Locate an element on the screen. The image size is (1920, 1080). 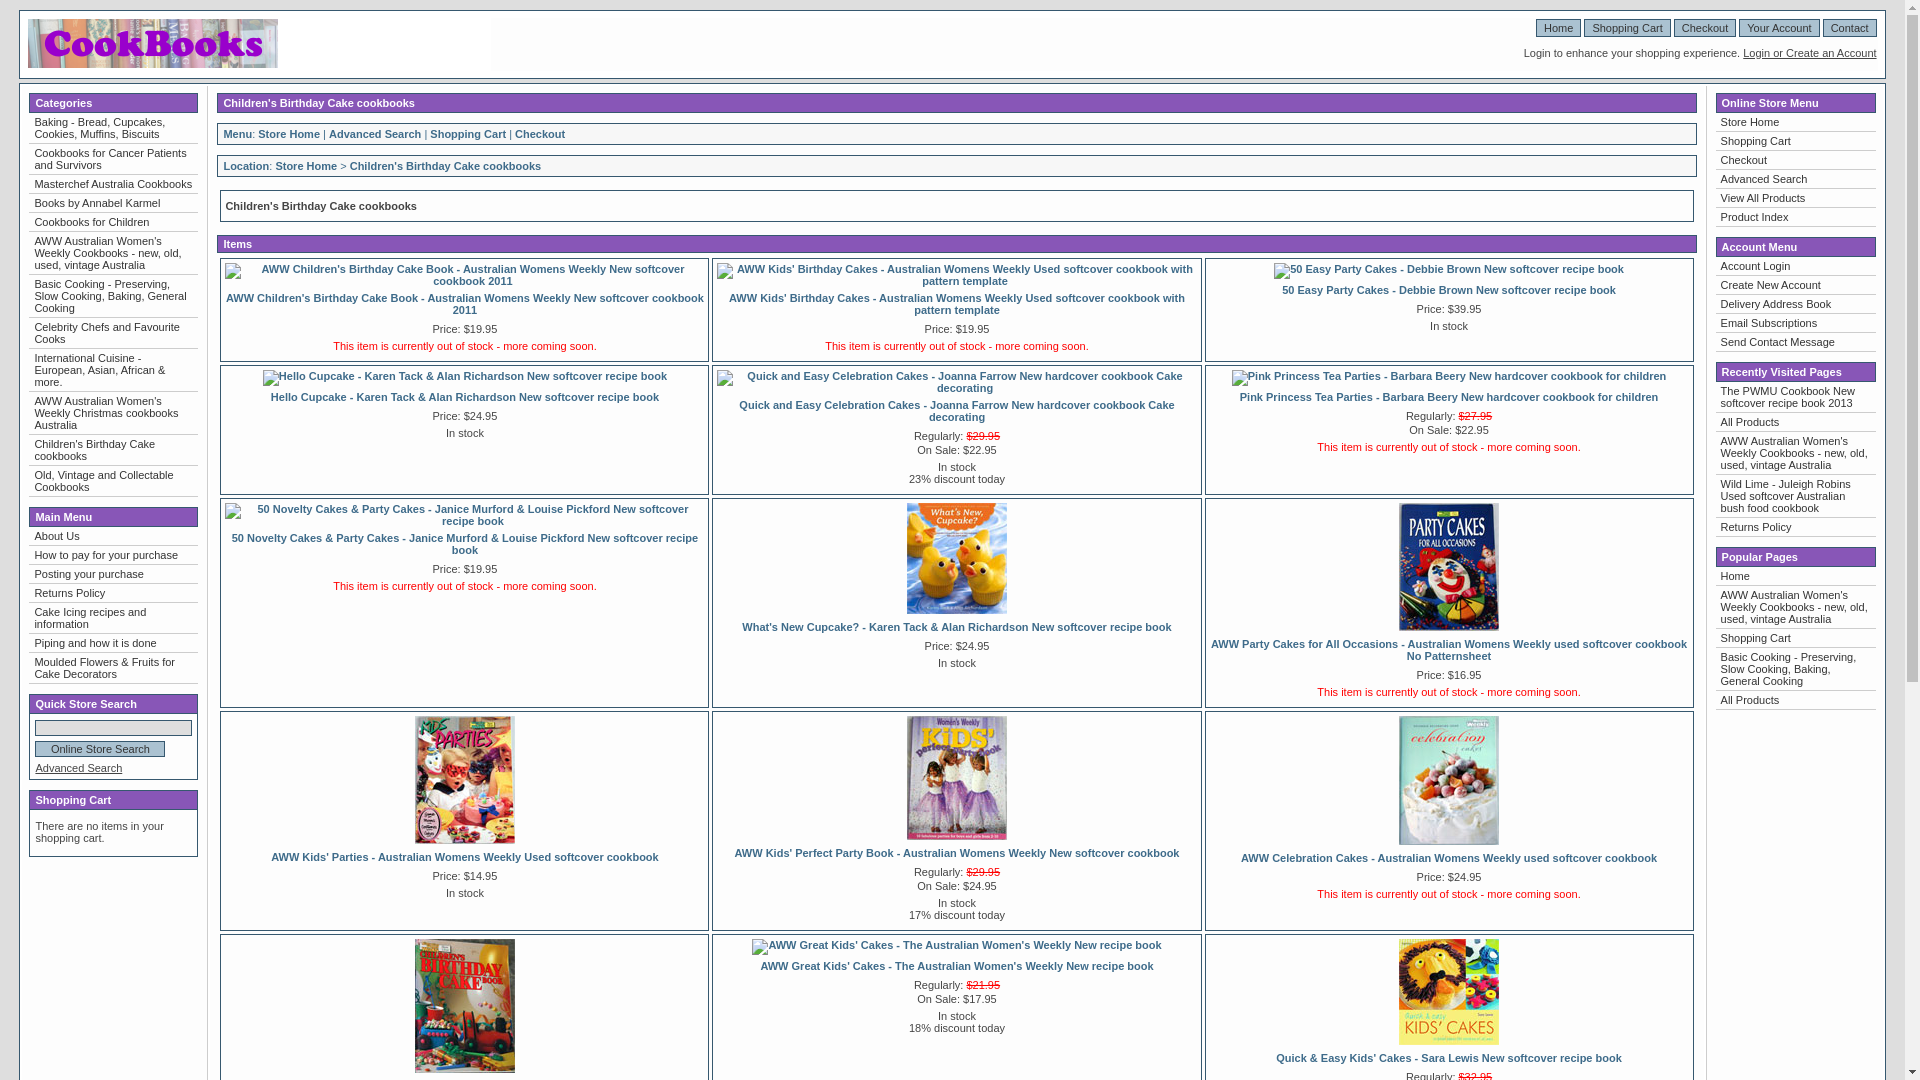
'Create New Account' is located at coordinates (1795, 285).